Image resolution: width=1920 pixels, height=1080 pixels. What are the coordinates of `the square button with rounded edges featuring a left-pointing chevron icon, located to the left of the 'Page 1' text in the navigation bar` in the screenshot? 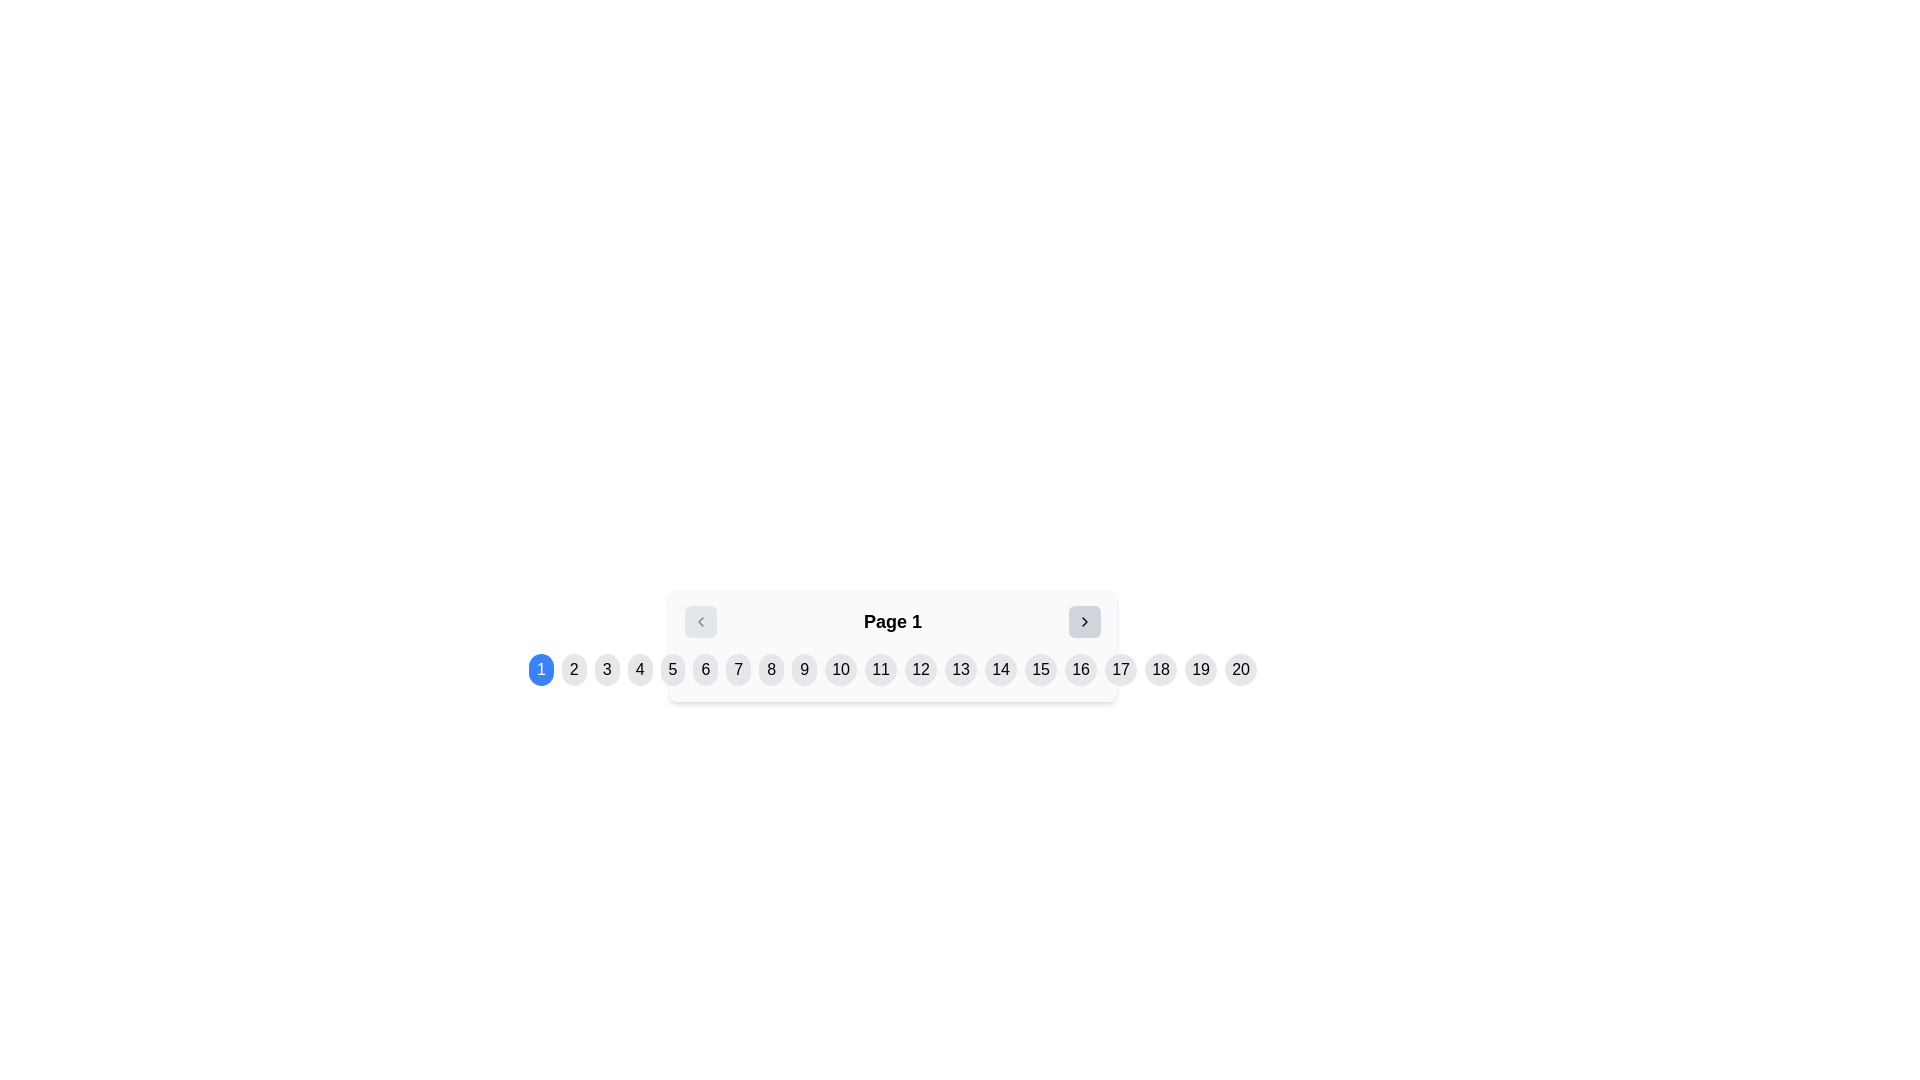 It's located at (700, 620).